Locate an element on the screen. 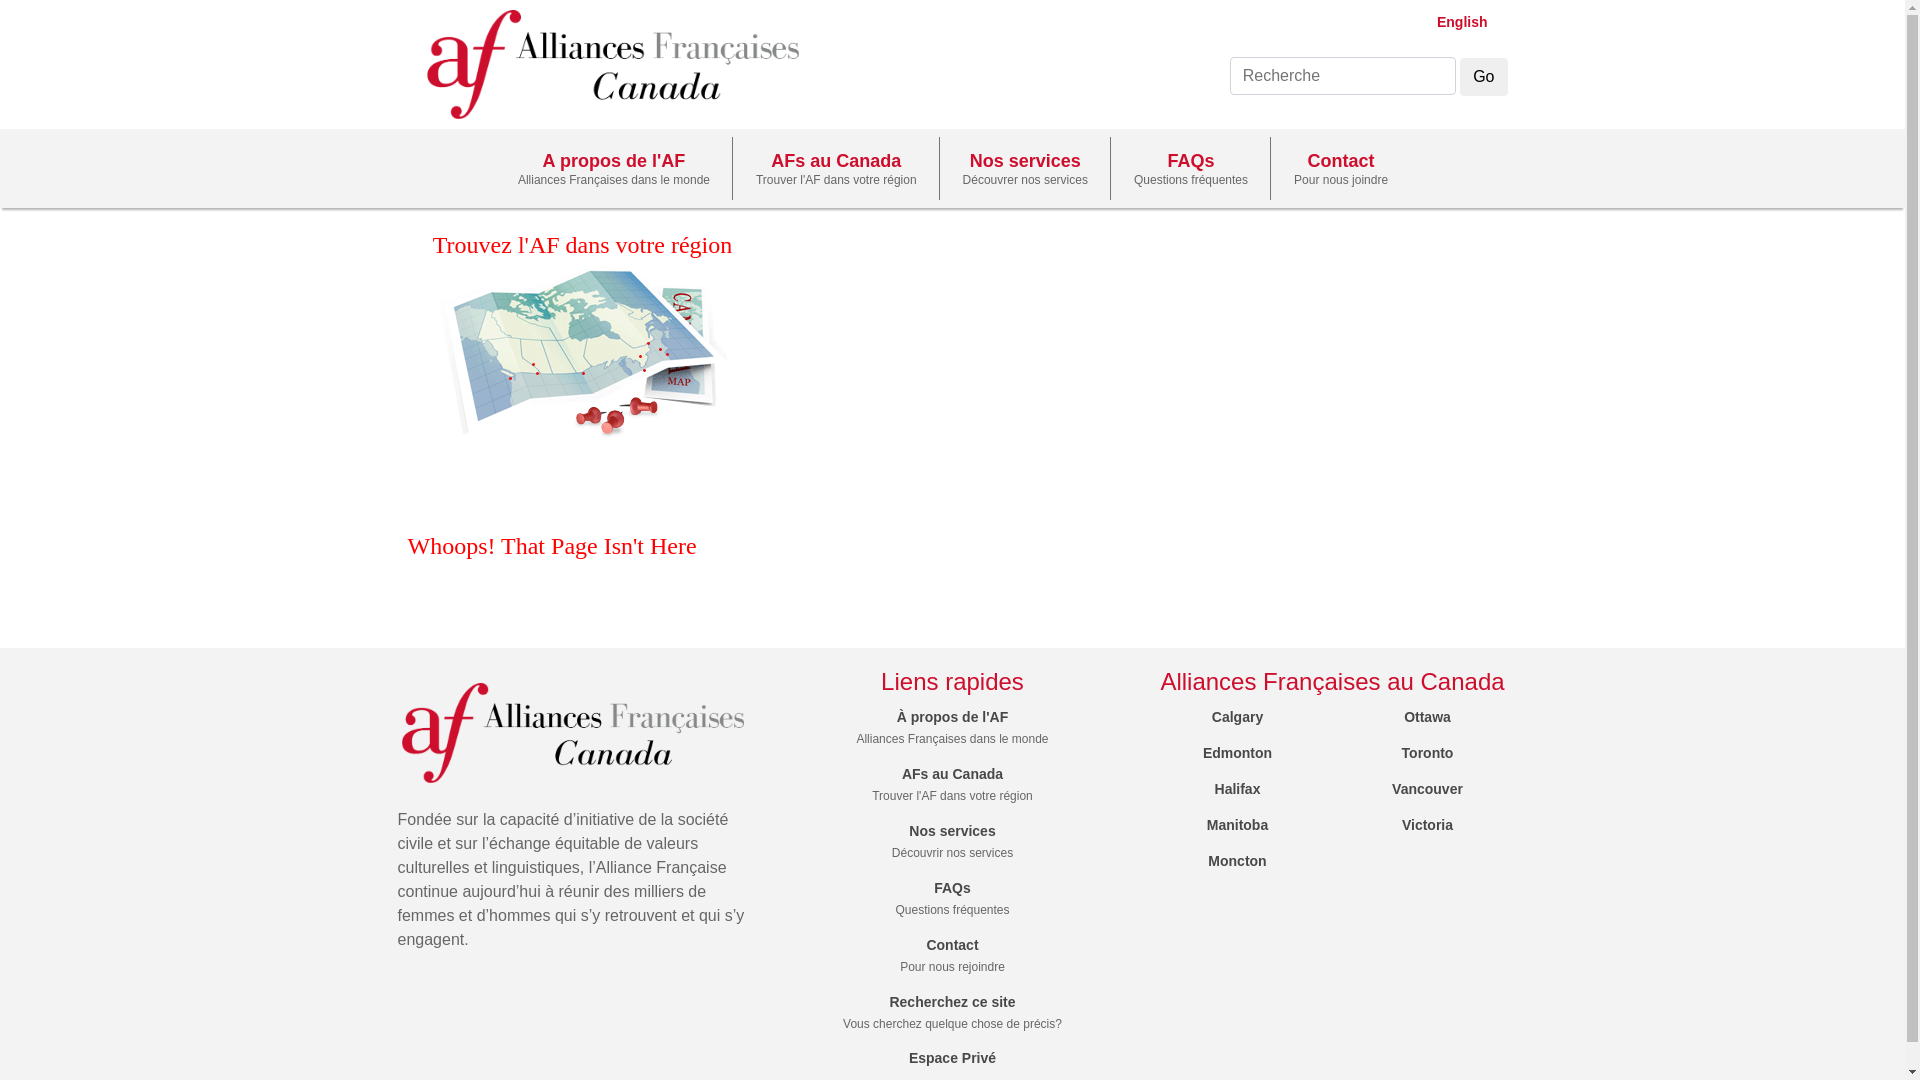  'Halifax' is located at coordinates (1237, 788).